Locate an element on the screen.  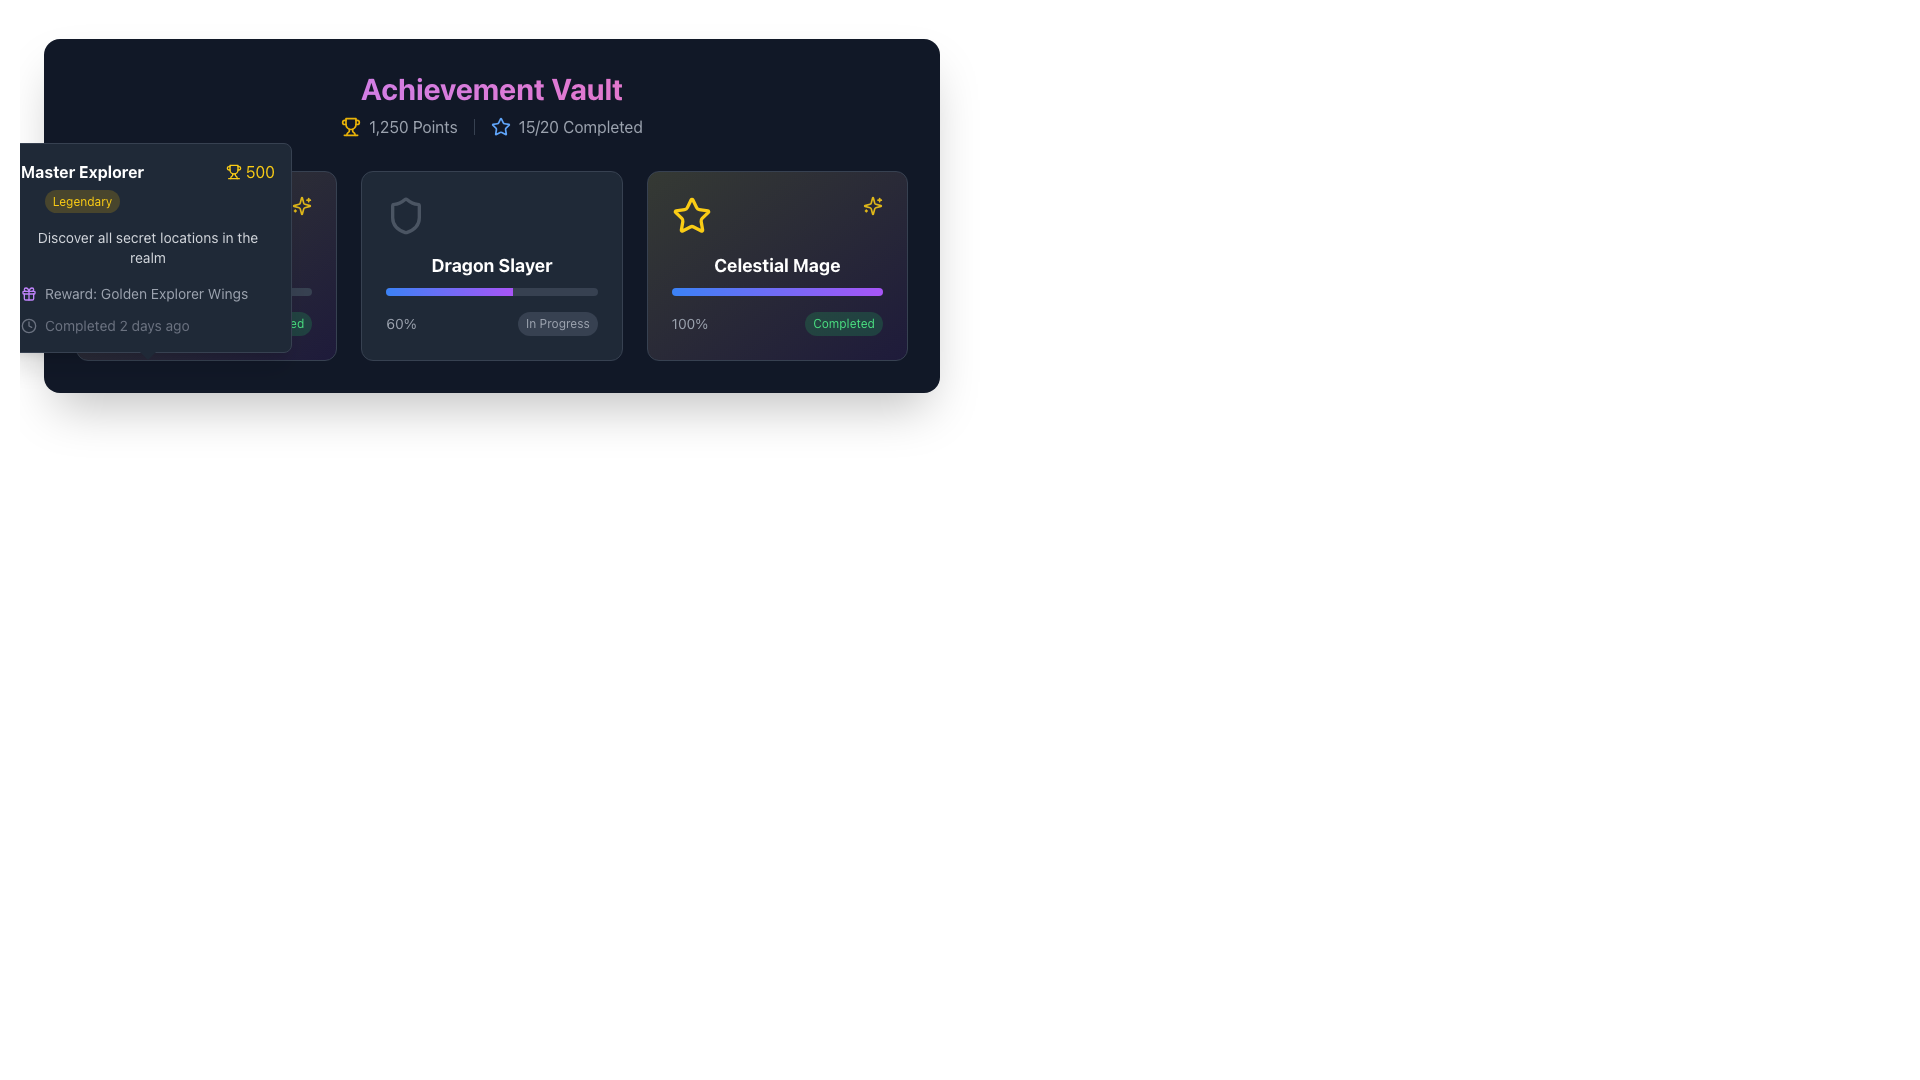
the star-shaped icon with yellow outlined edges located in the top-left section of the 'Celestial Mage' card beside the title text is located at coordinates (691, 215).